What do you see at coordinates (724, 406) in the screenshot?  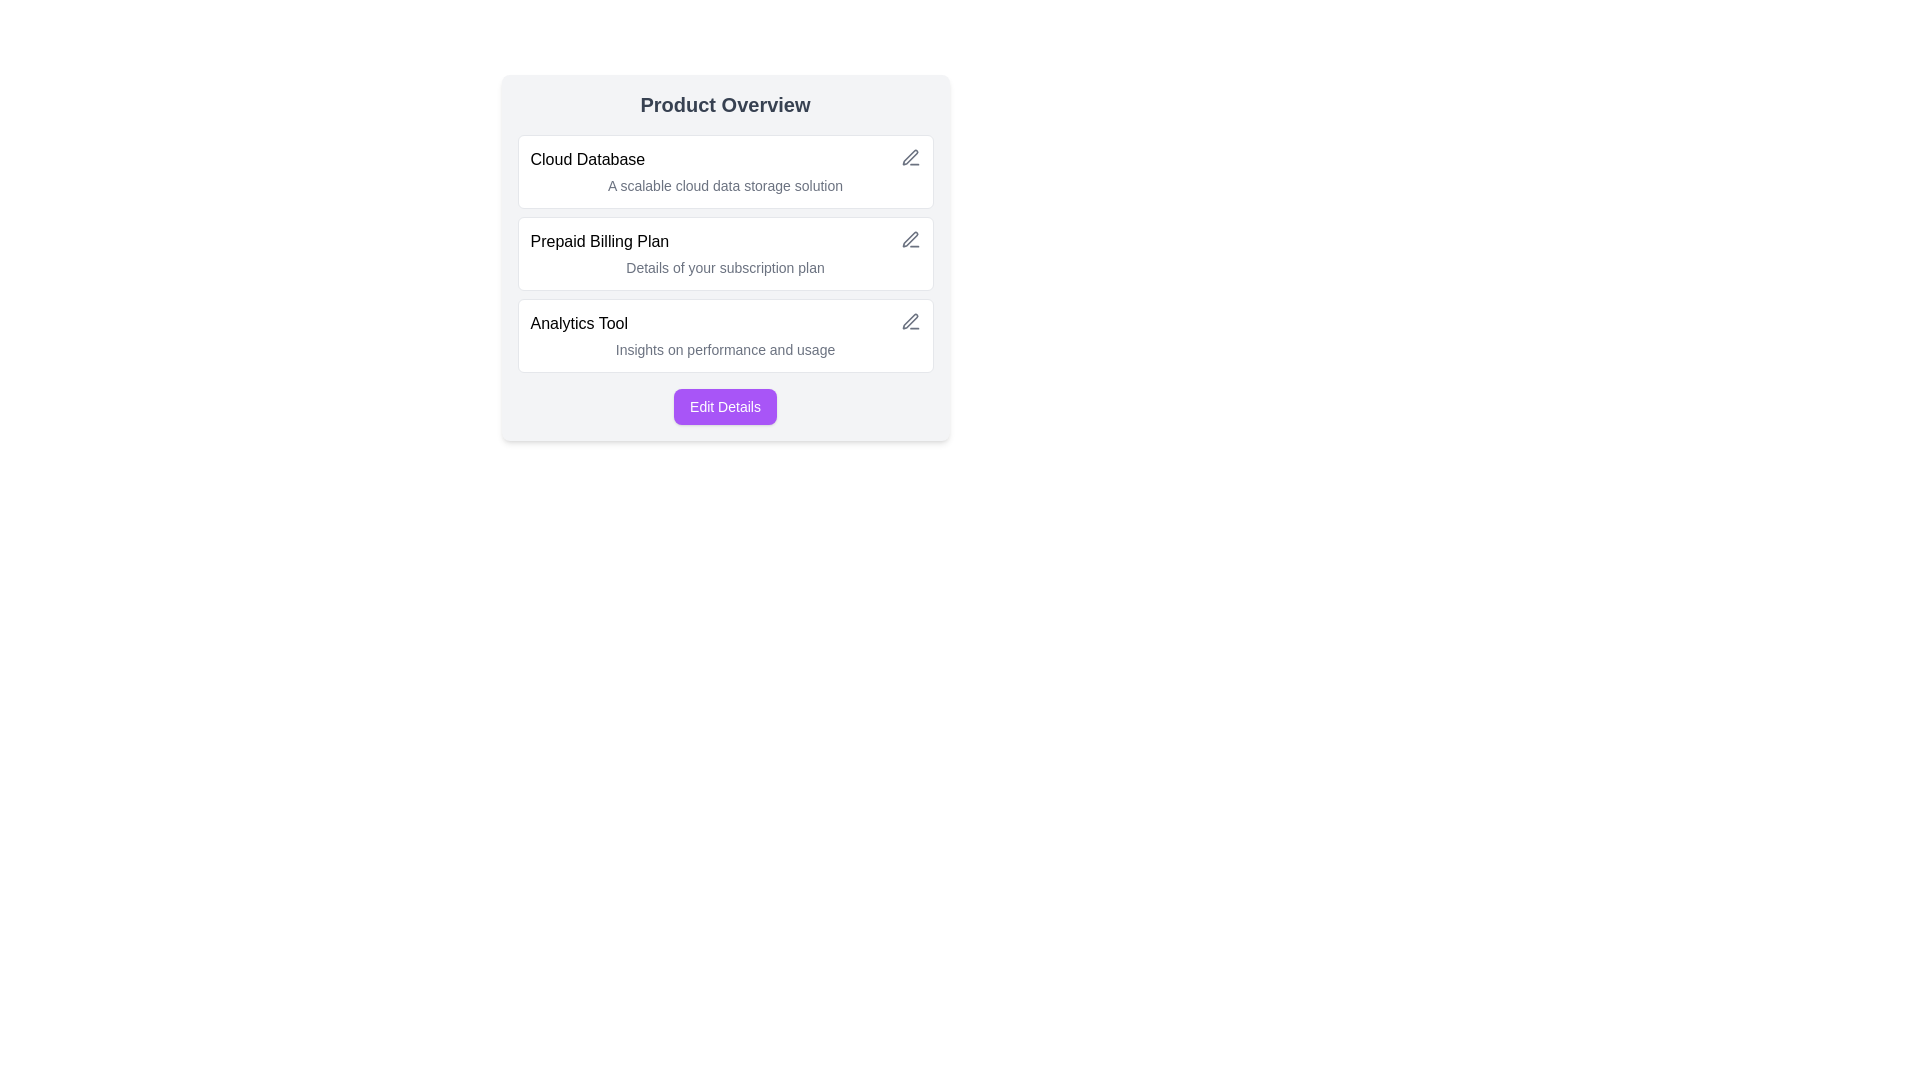 I see `the button located at the bottom of the 'Product Overview' section` at bounding box center [724, 406].